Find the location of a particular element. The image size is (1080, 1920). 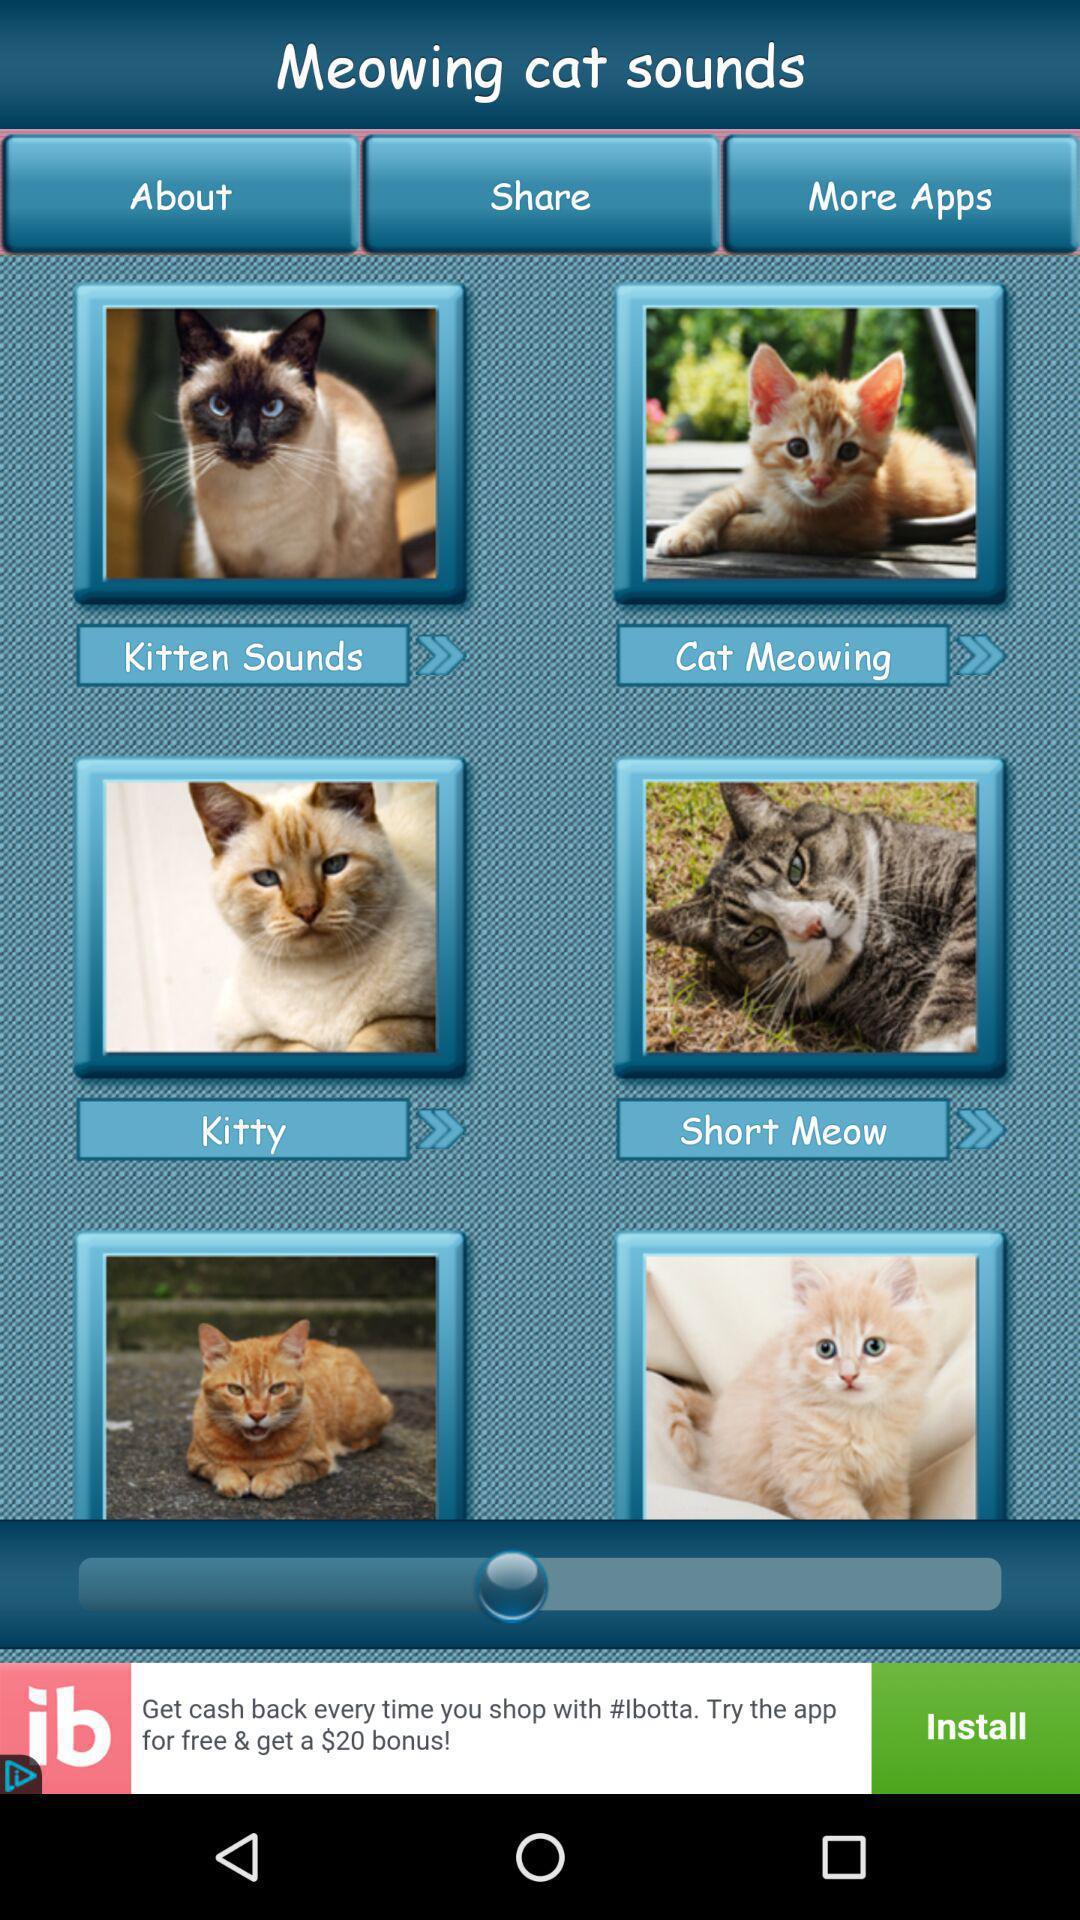

kitten sounds button is located at coordinates (242, 655).